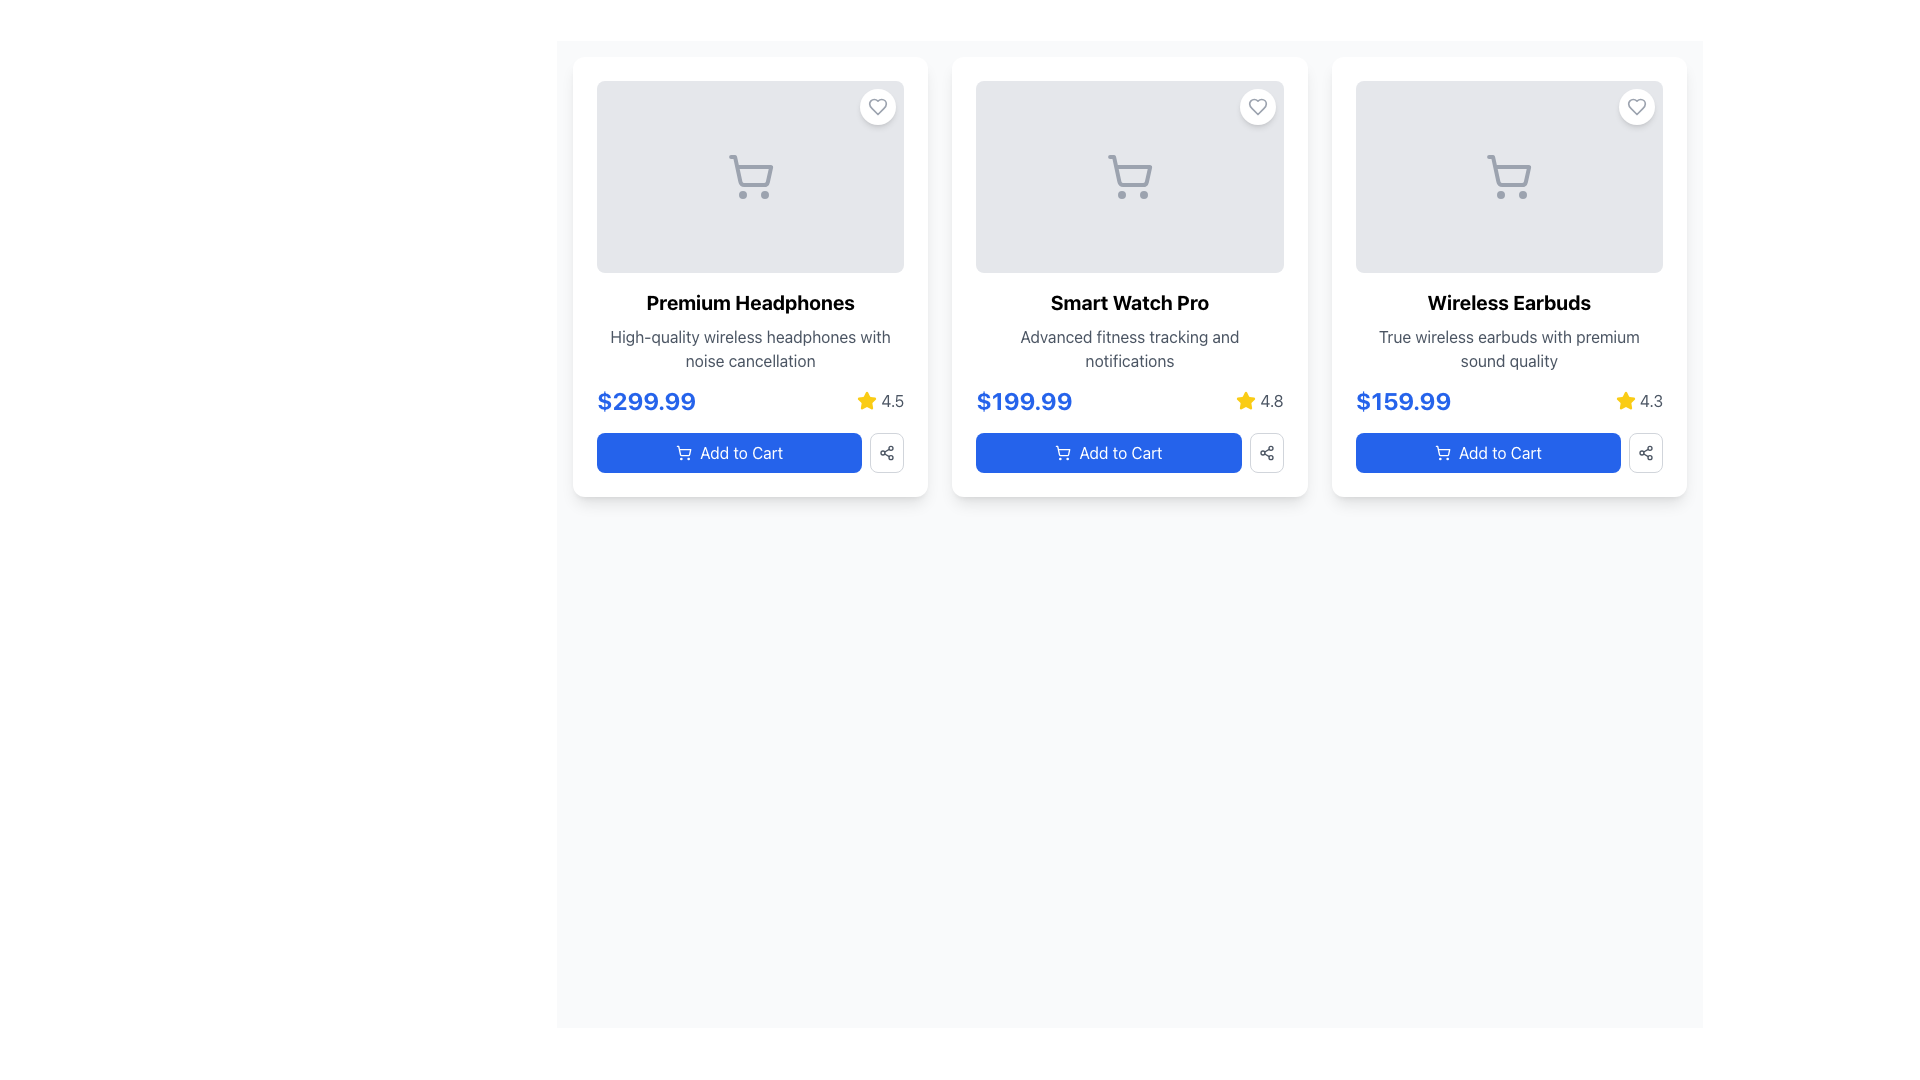 This screenshot has width=1920, height=1080. What do you see at coordinates (1256, 107) in the screenshot?
I see `the 'favorite' icon button located in the top-right corner of the 'Smart Watch Pro' card` at bounding box center [1256, 107].